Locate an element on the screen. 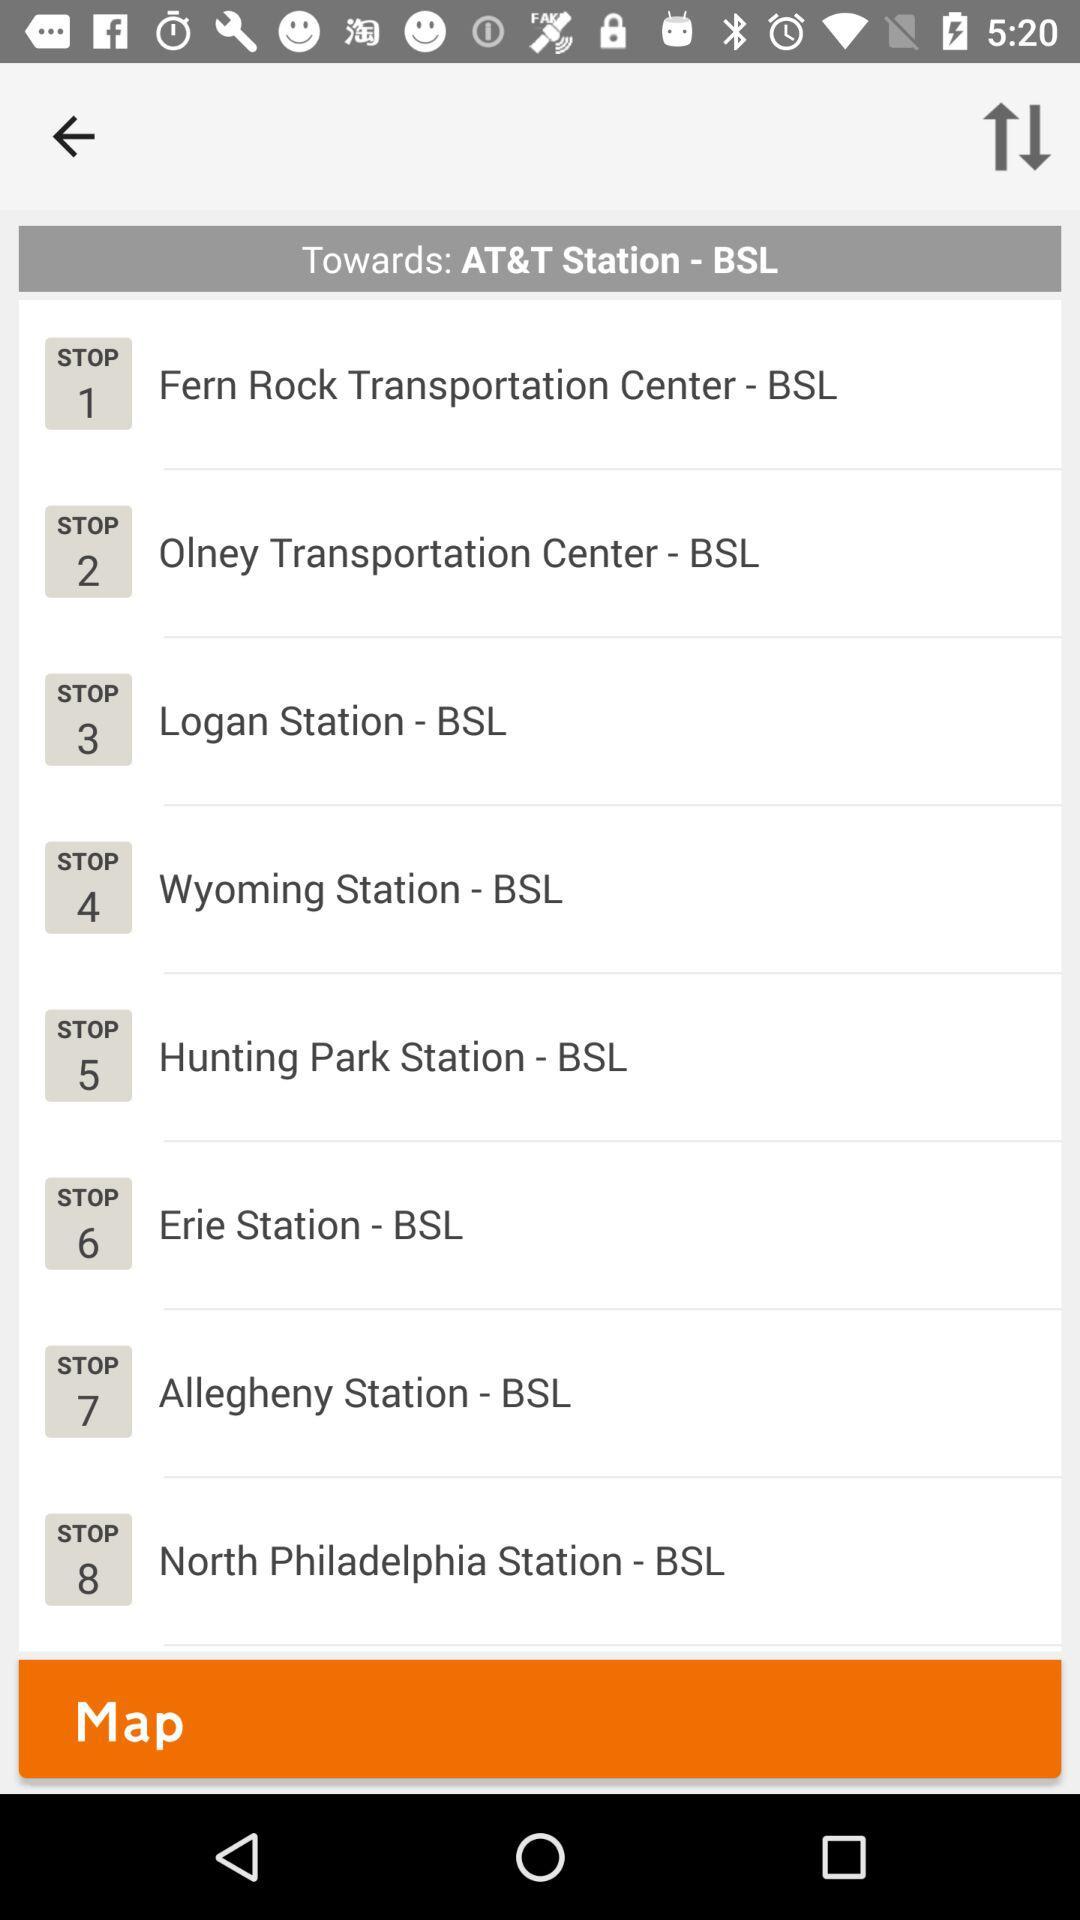 The height and width of the screenshot is (1920, 1080). the icon to the left of the north philadelphia station app is located at coordinates (87, 1576).